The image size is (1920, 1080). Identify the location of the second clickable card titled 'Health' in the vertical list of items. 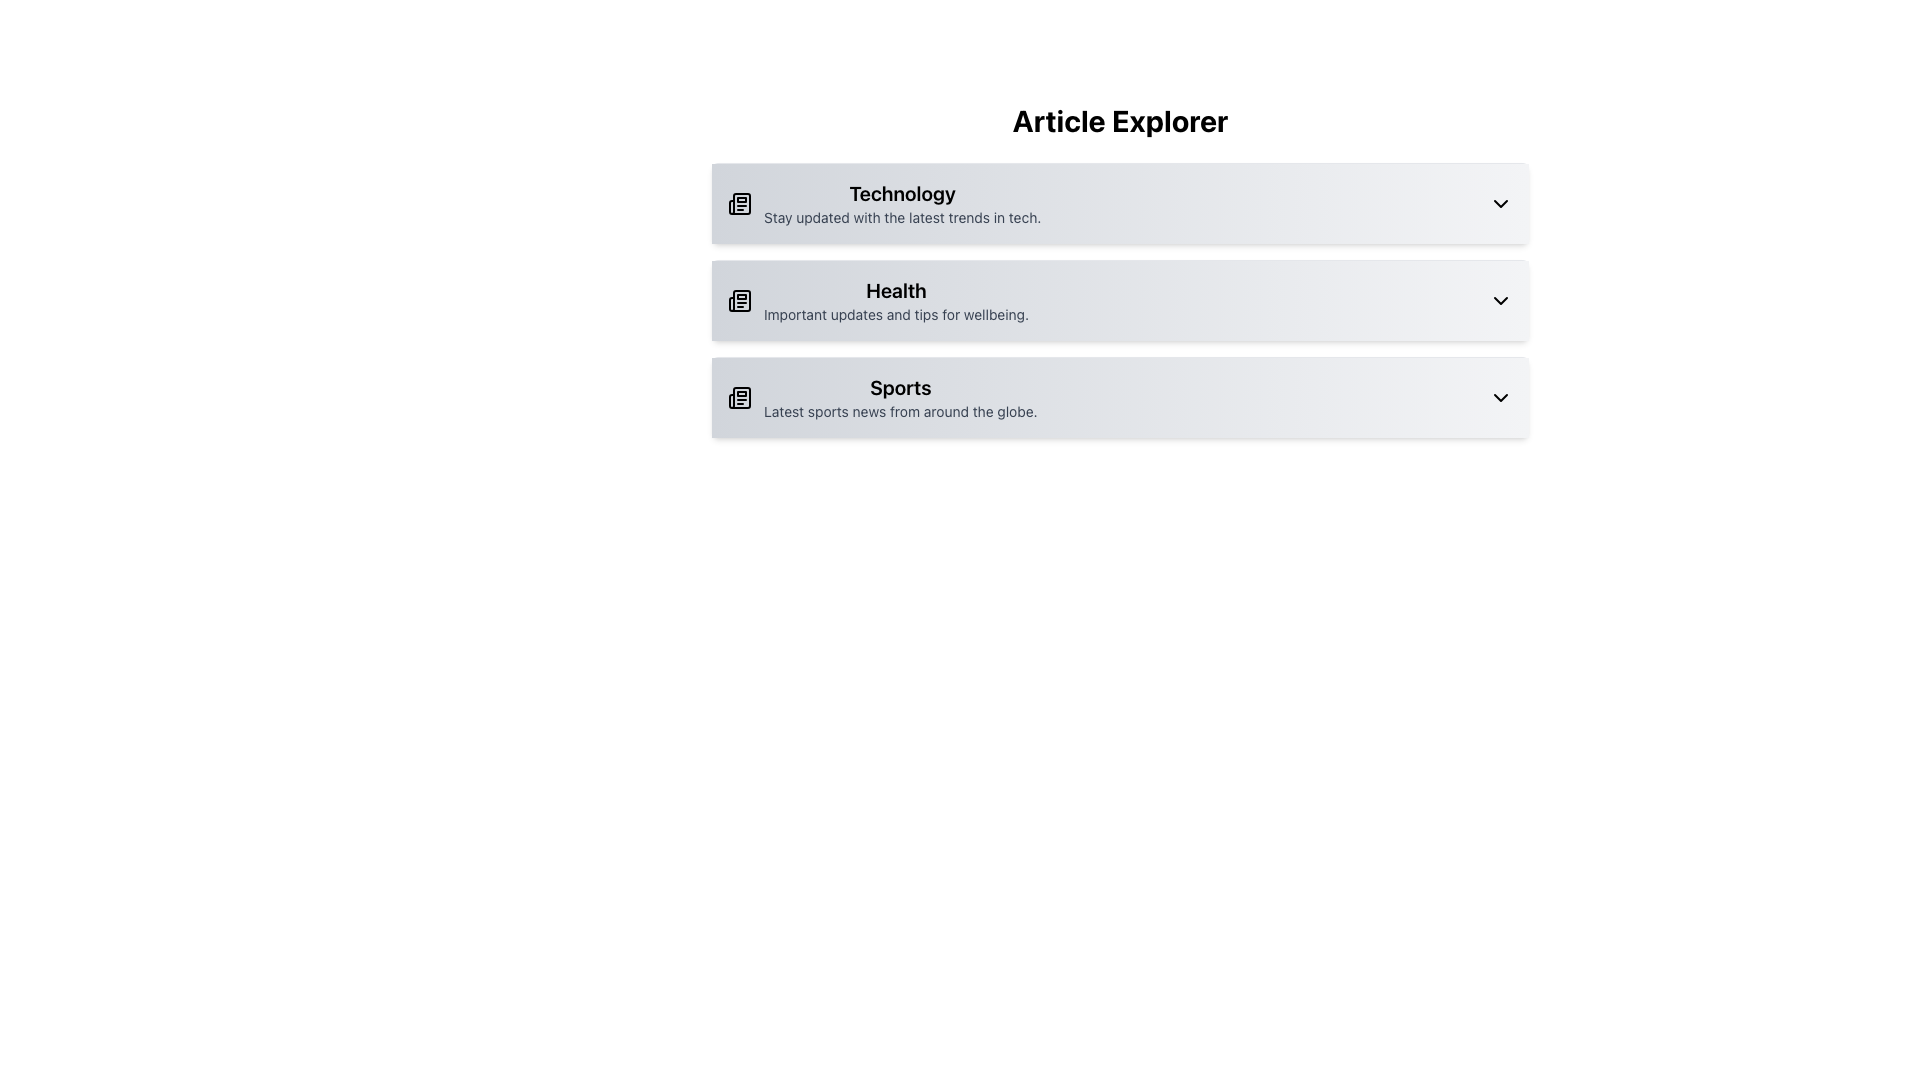
(1120, 300).